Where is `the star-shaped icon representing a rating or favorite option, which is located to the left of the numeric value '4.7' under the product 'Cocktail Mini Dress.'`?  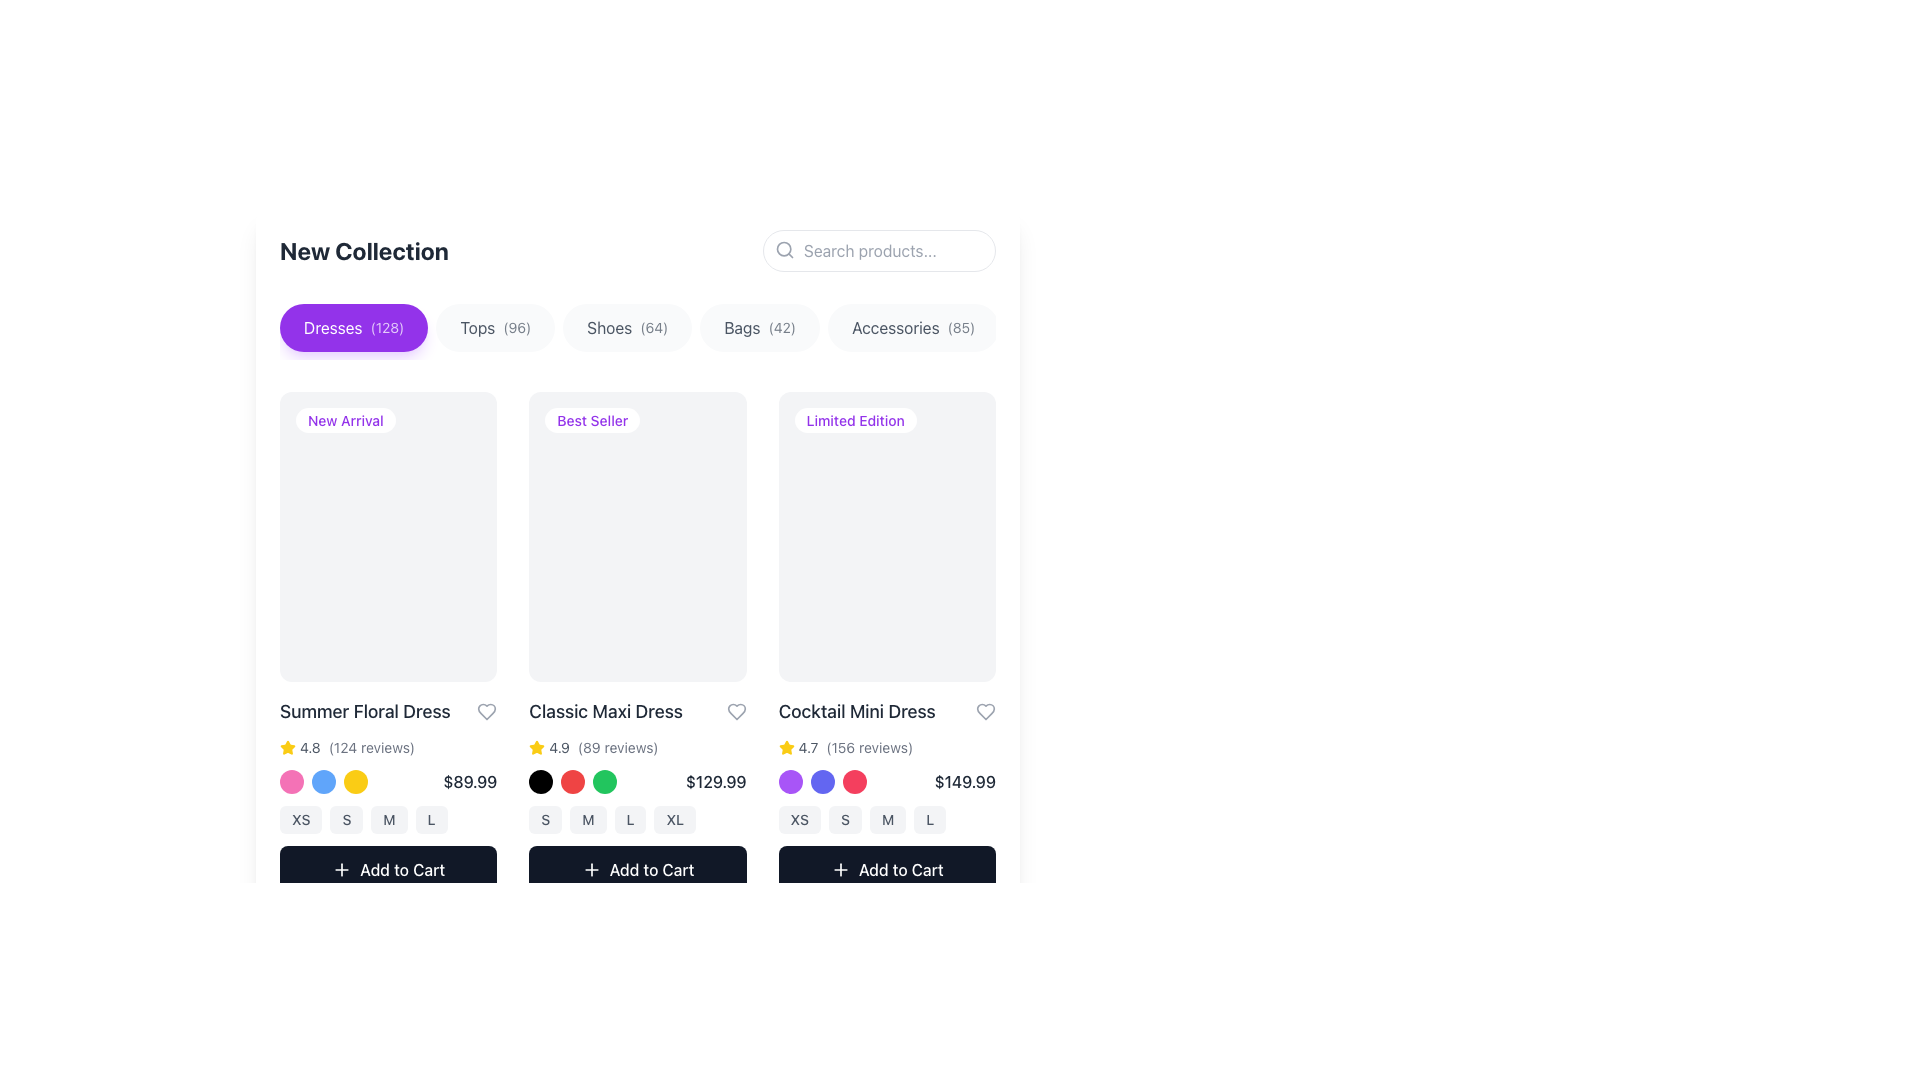 the star-shaped icon representing a rating or favorite option, which is located to the left of the numeric value '4.7' under the product 'Cocktail Mini Dress.' is located at coordinates (785, 747).